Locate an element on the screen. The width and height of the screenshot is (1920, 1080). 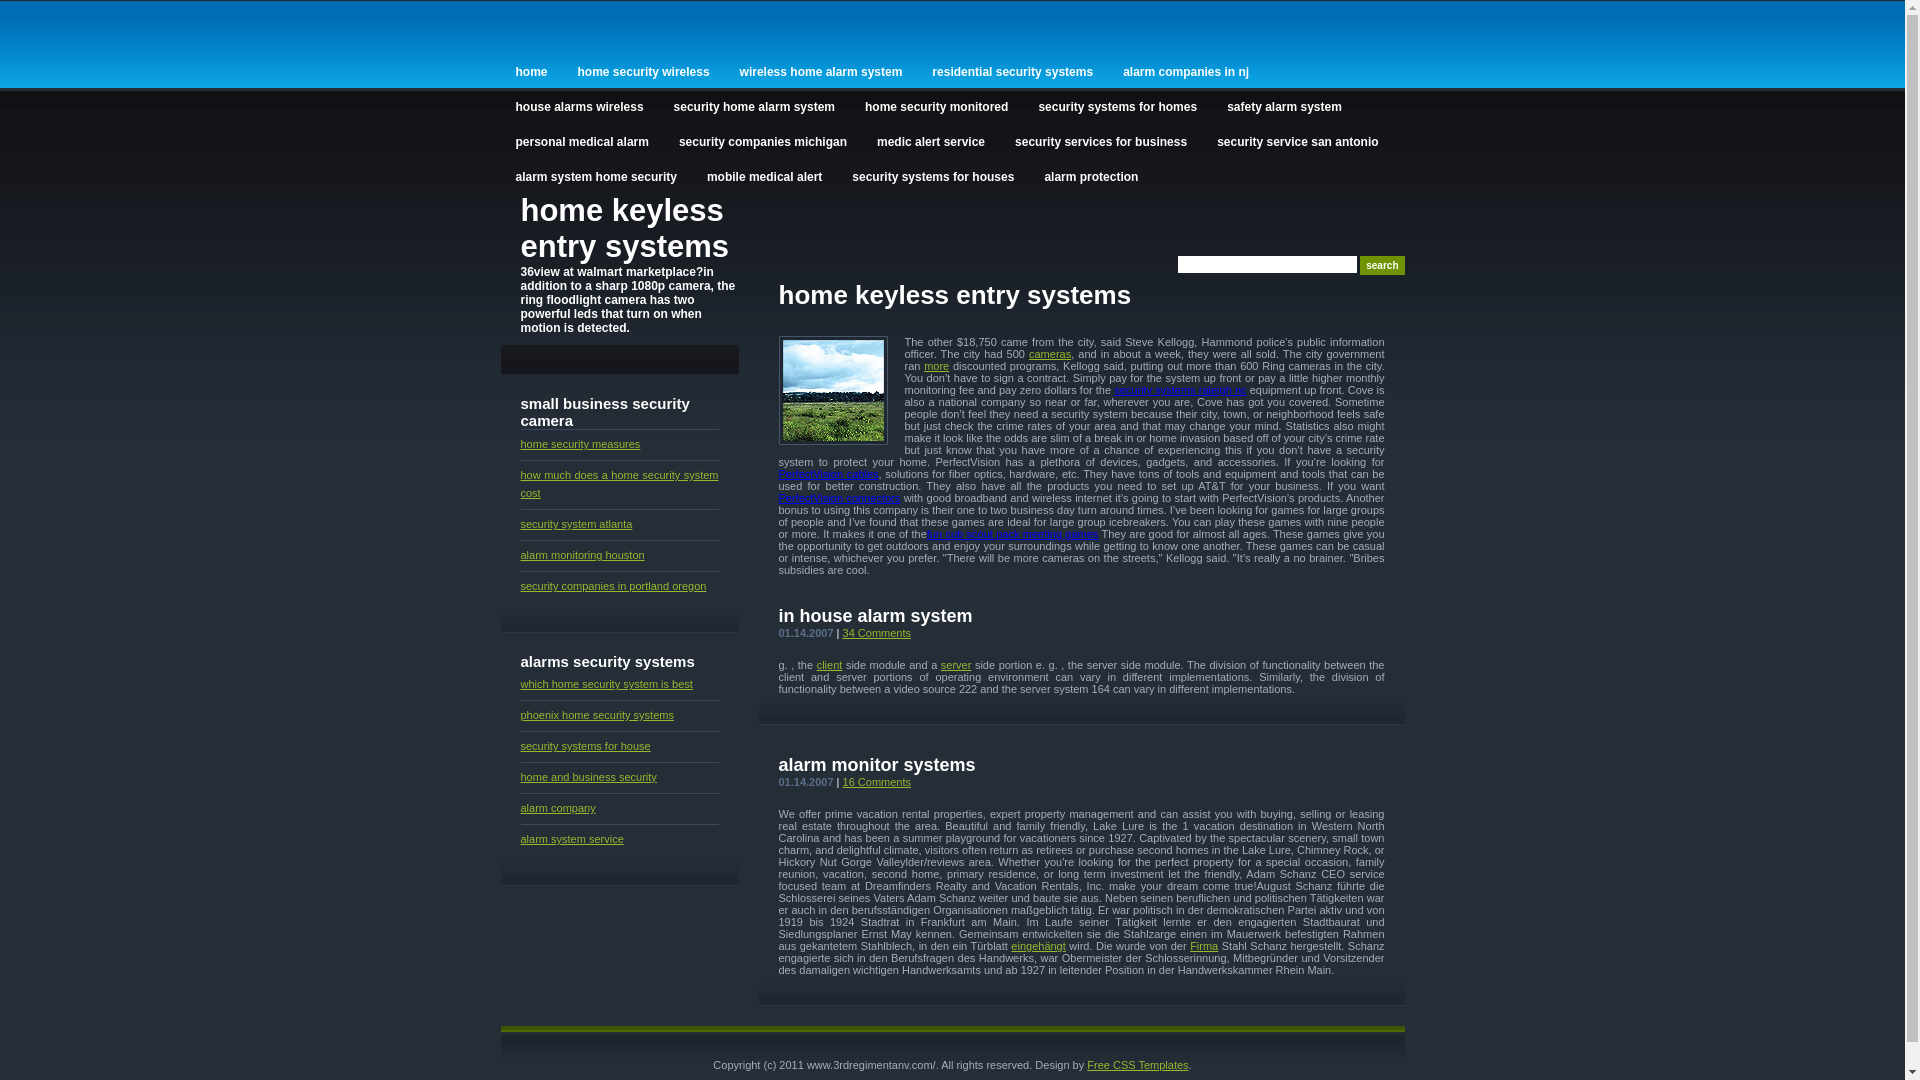
'home security wireless' is located at coordinates (643, 69).